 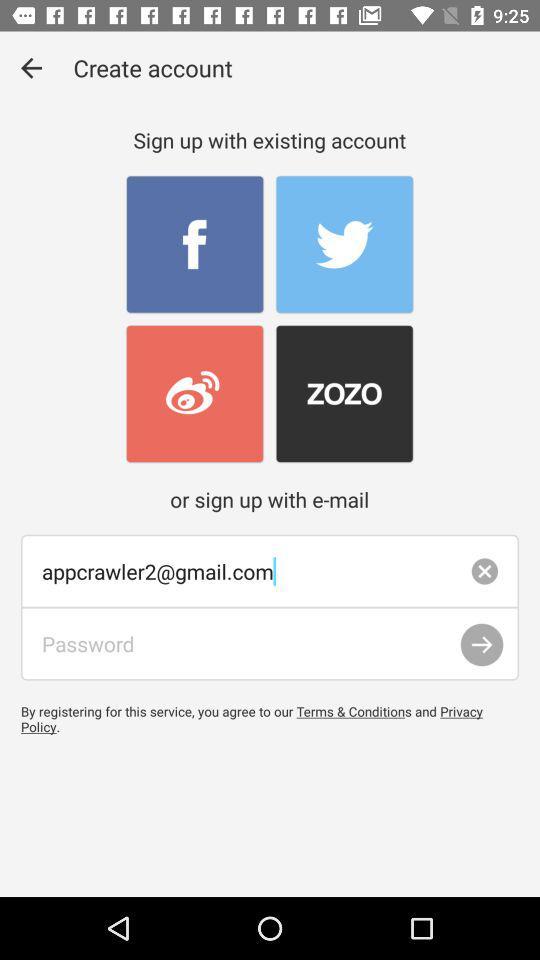 I want to click on submit login after password has been entered, so click(x=481, y=644).